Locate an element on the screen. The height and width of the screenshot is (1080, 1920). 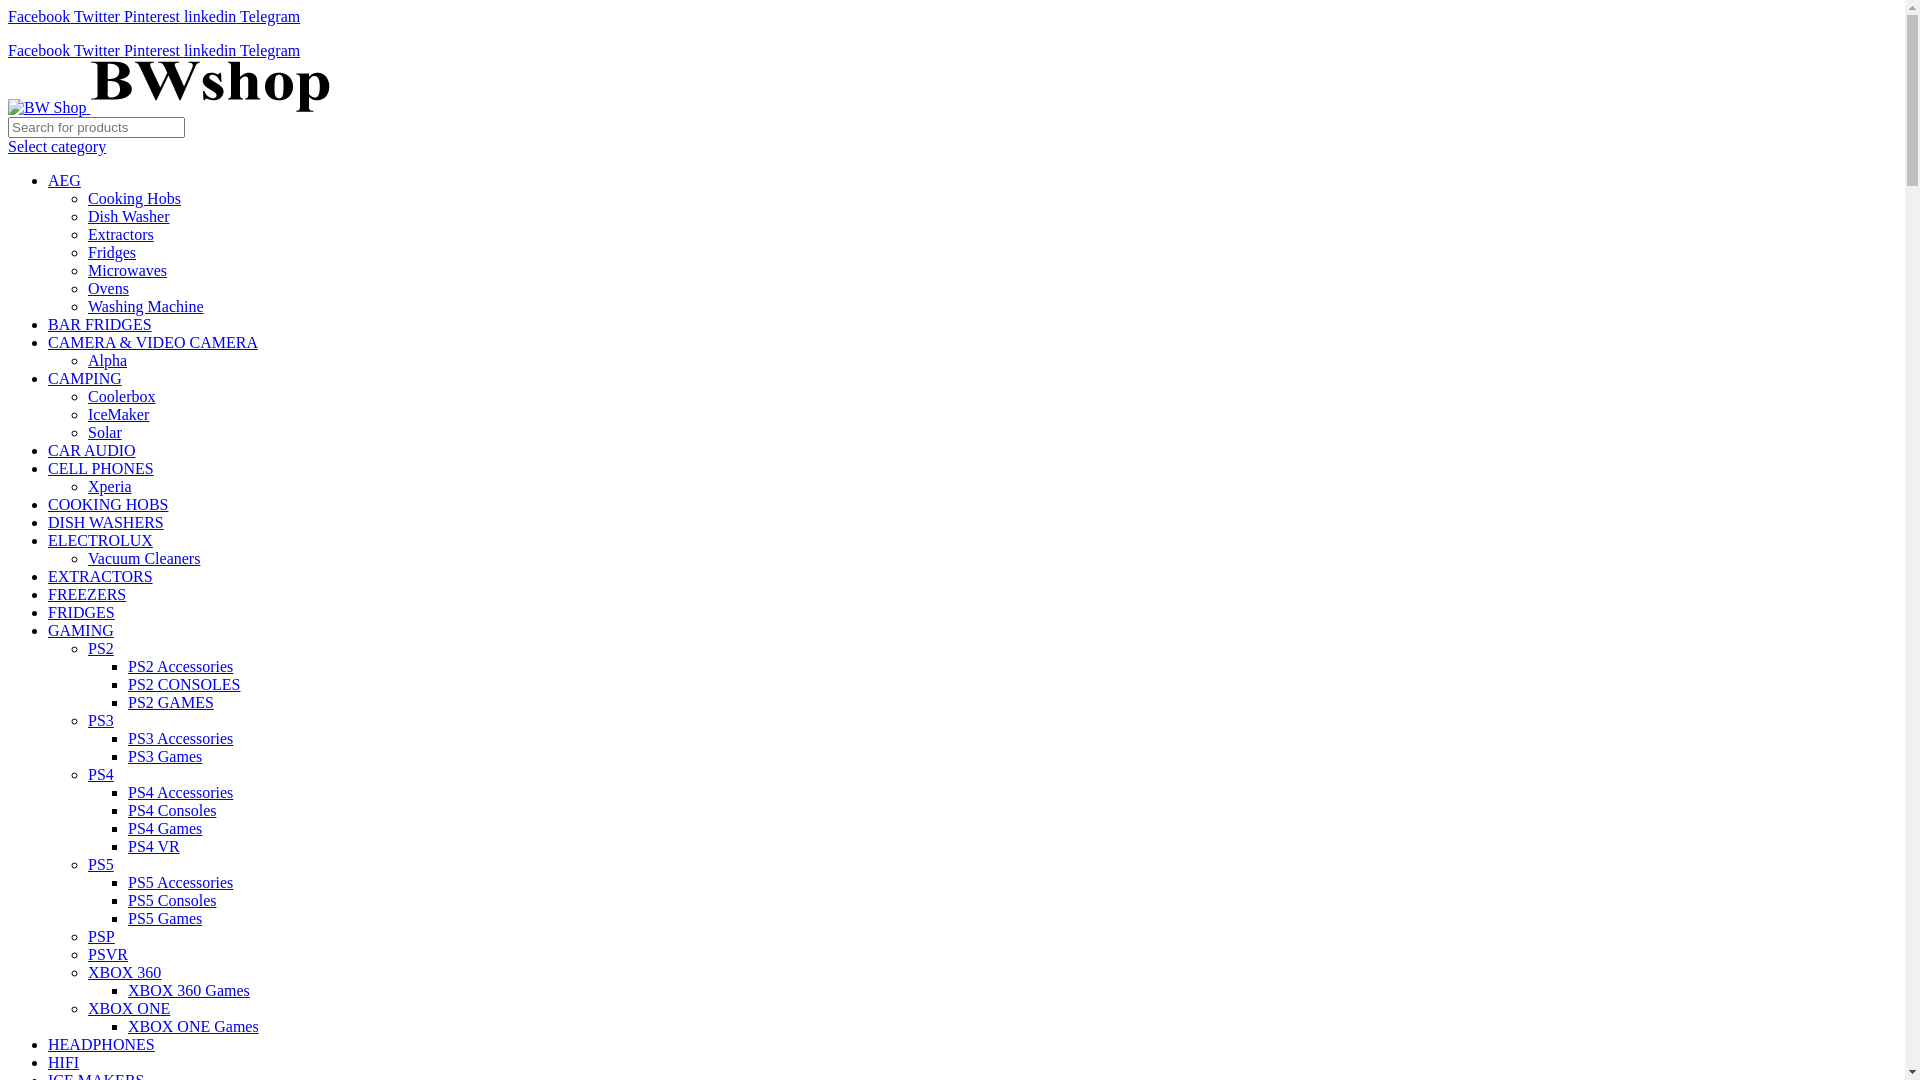
'CAMERA & VIDEO CAMERA' is located at coordinates (152, 341).